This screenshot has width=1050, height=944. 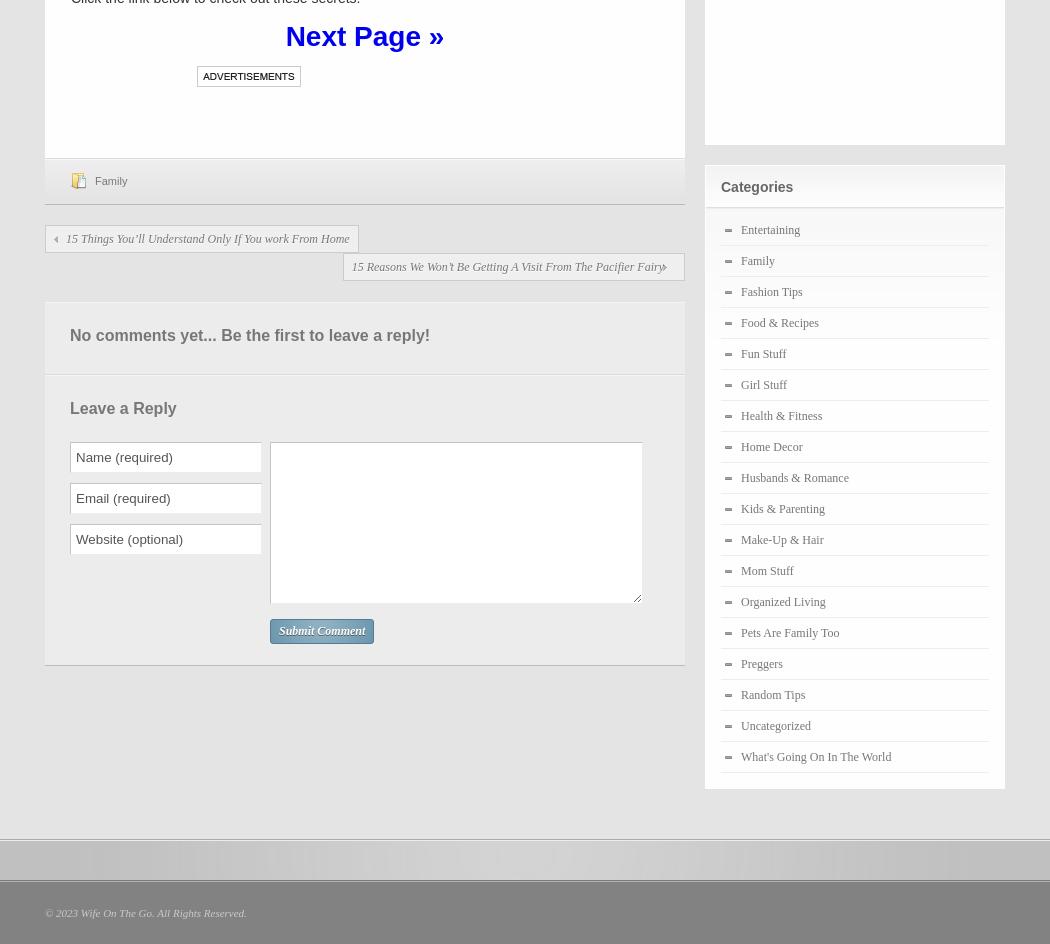 What do you see at coordinates (363, 36) in the screenshot?
I see `'Next Page »'` at bounding box center [363, 36].